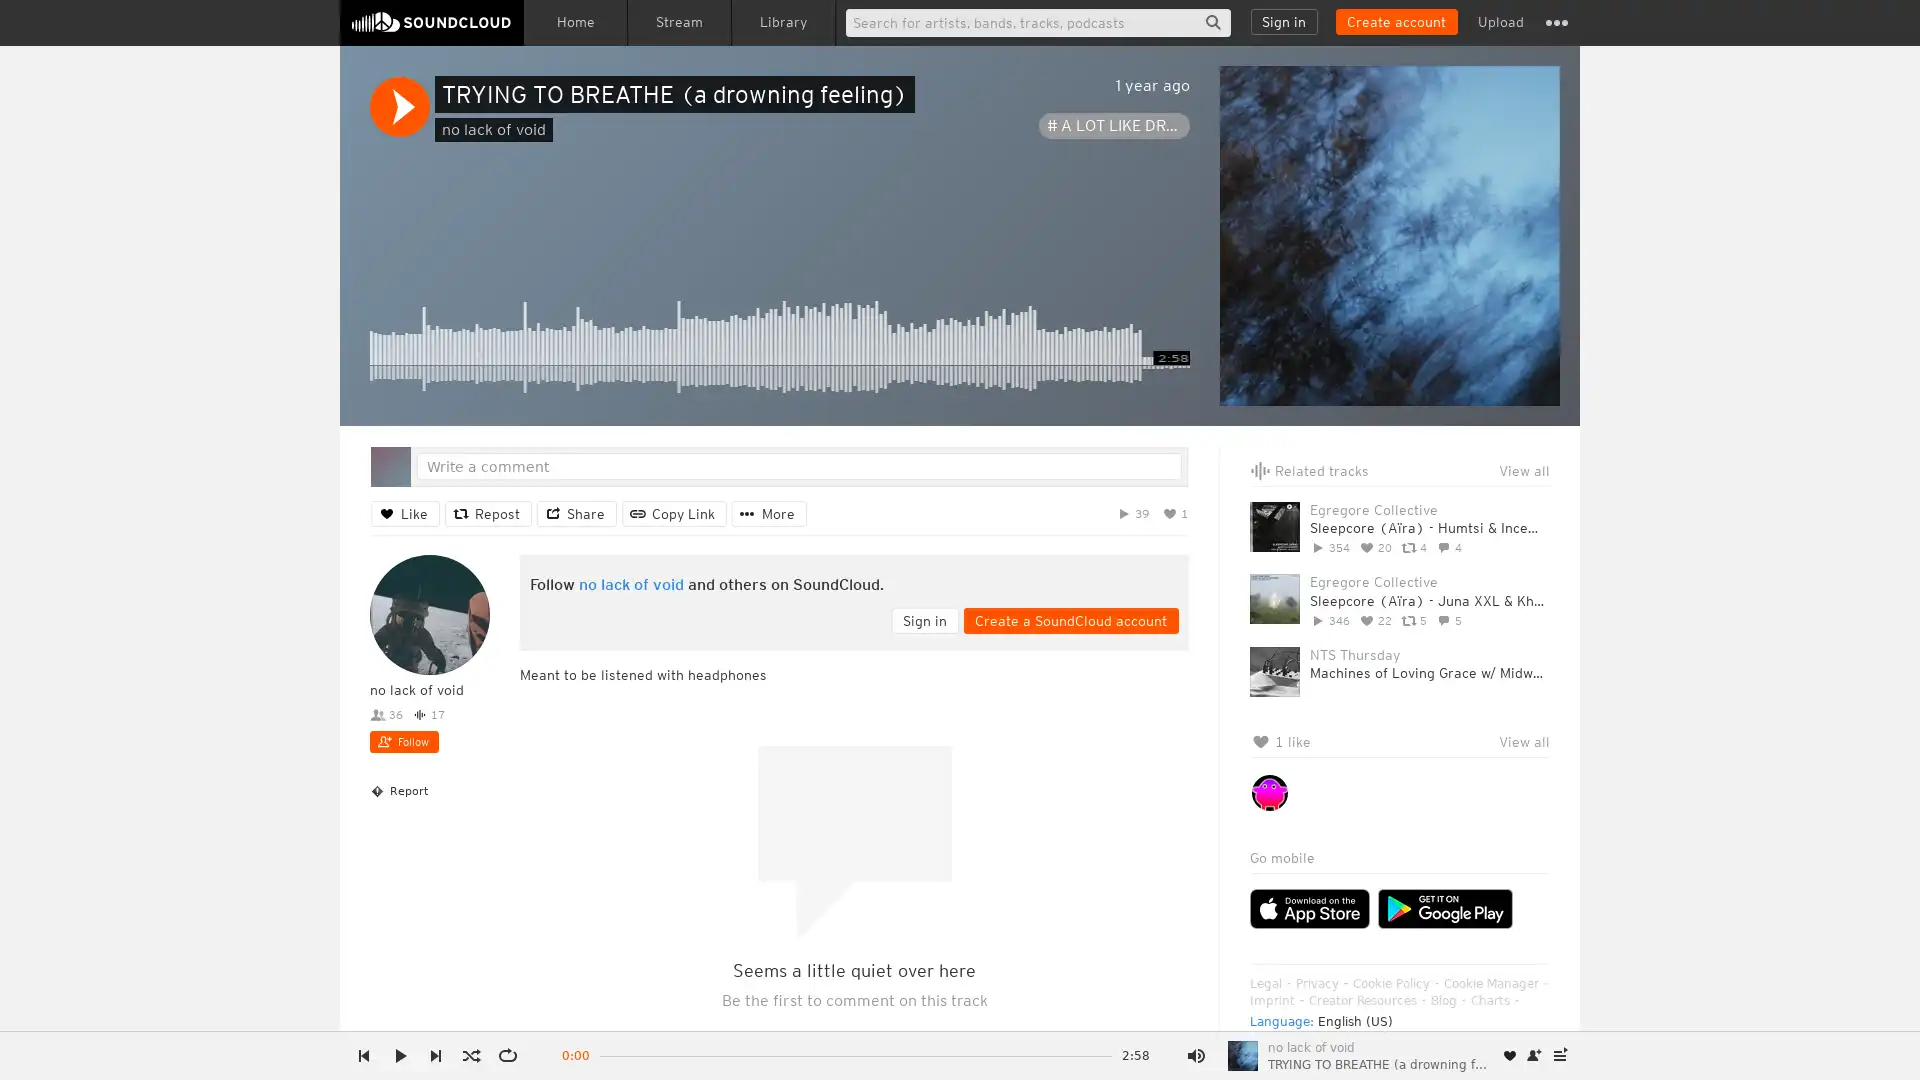 This screenshot has width=1920, height=1080. I want to click on Follow, so click(1534, 1055).